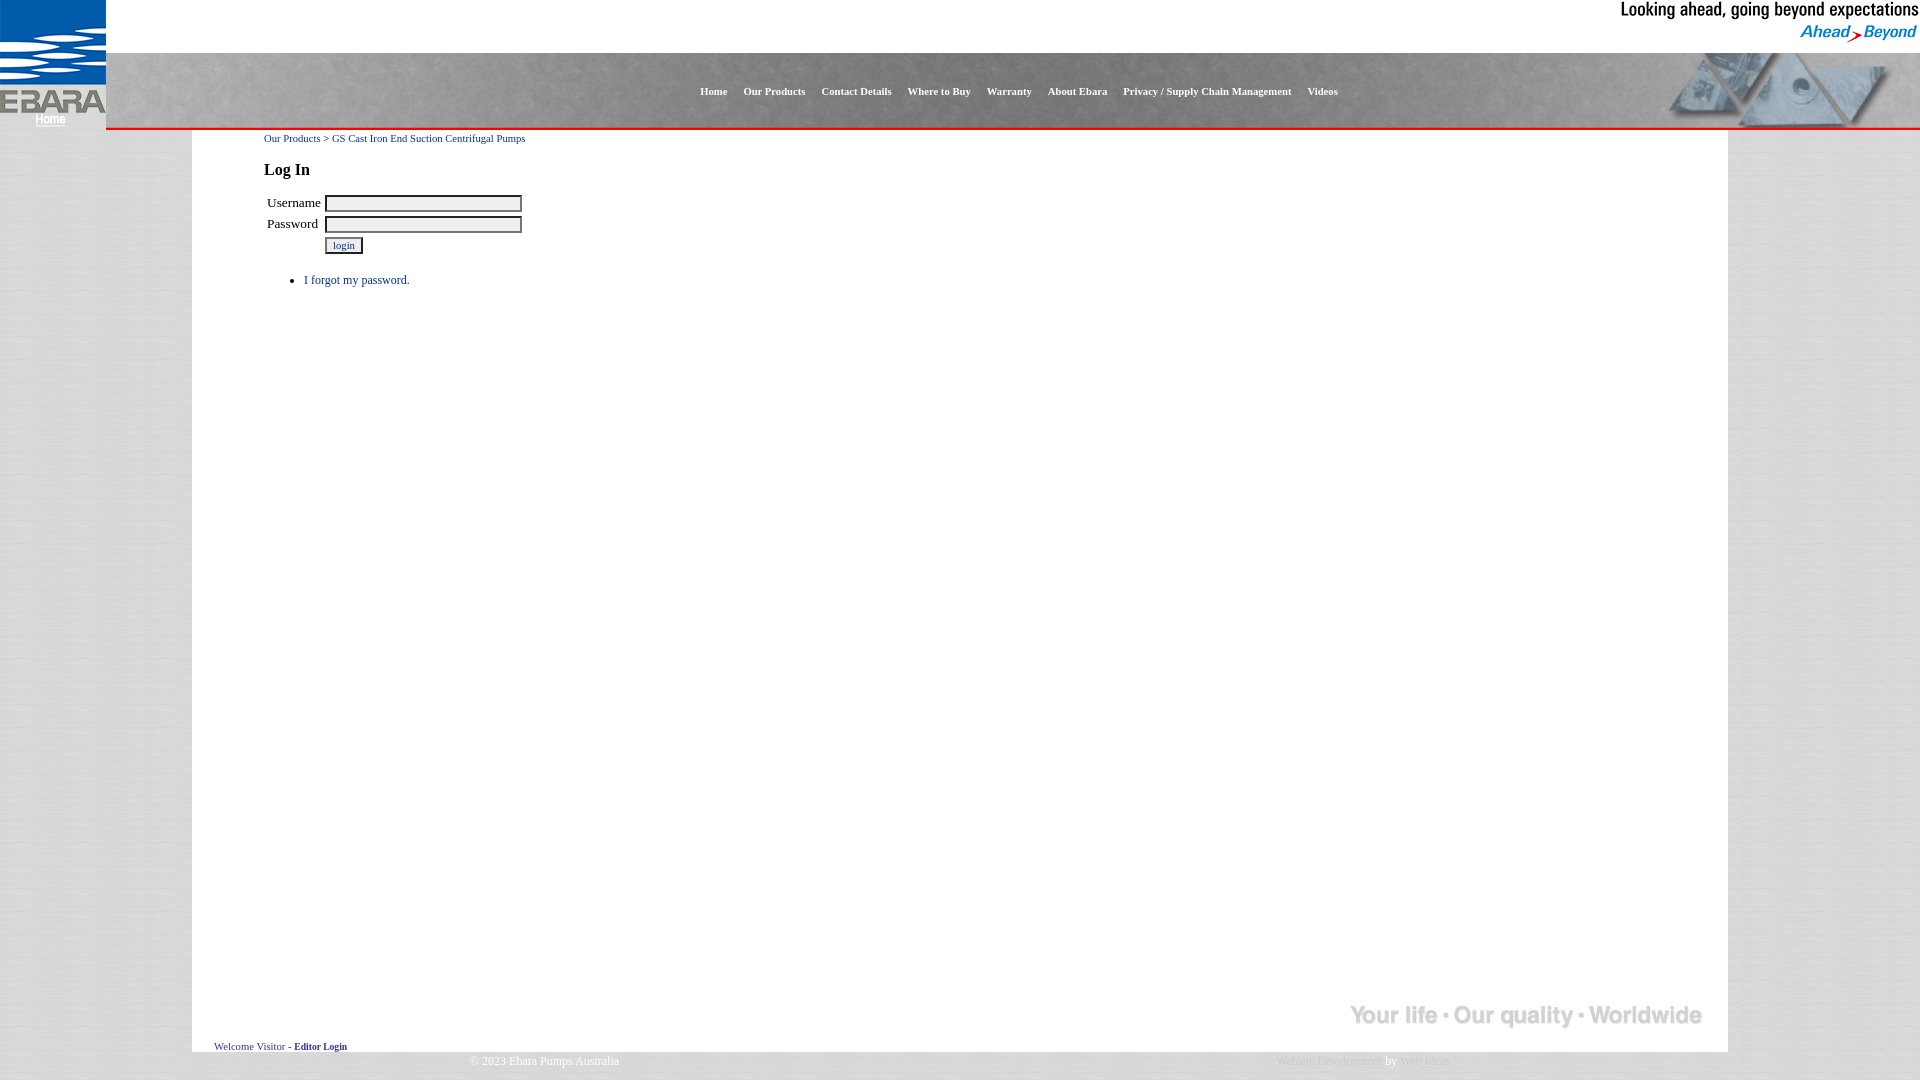 Image resolution: width=1920 pixels, height=1080 pixels. I want to click on 'Editor Login', so click(292, 1045).